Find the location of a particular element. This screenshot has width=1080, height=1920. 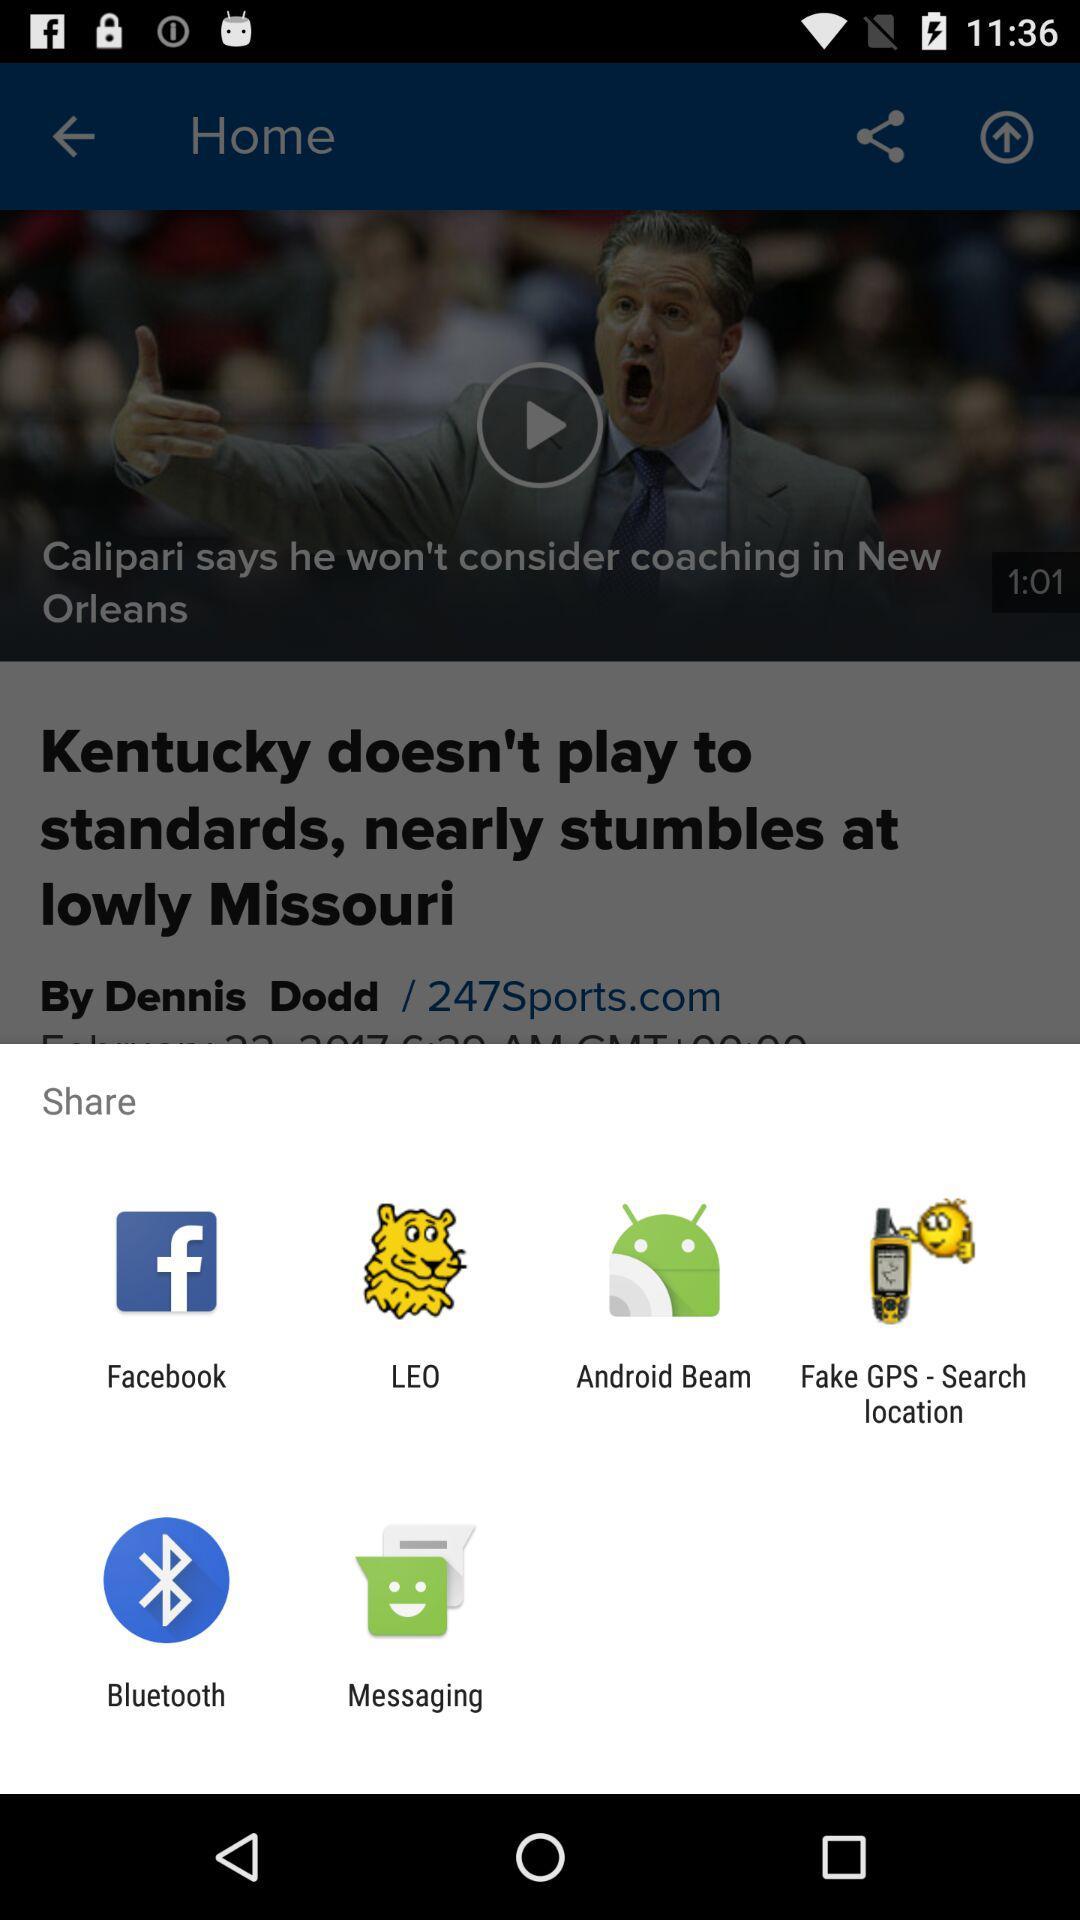

facebook item is located at coordinates (165, 1392).